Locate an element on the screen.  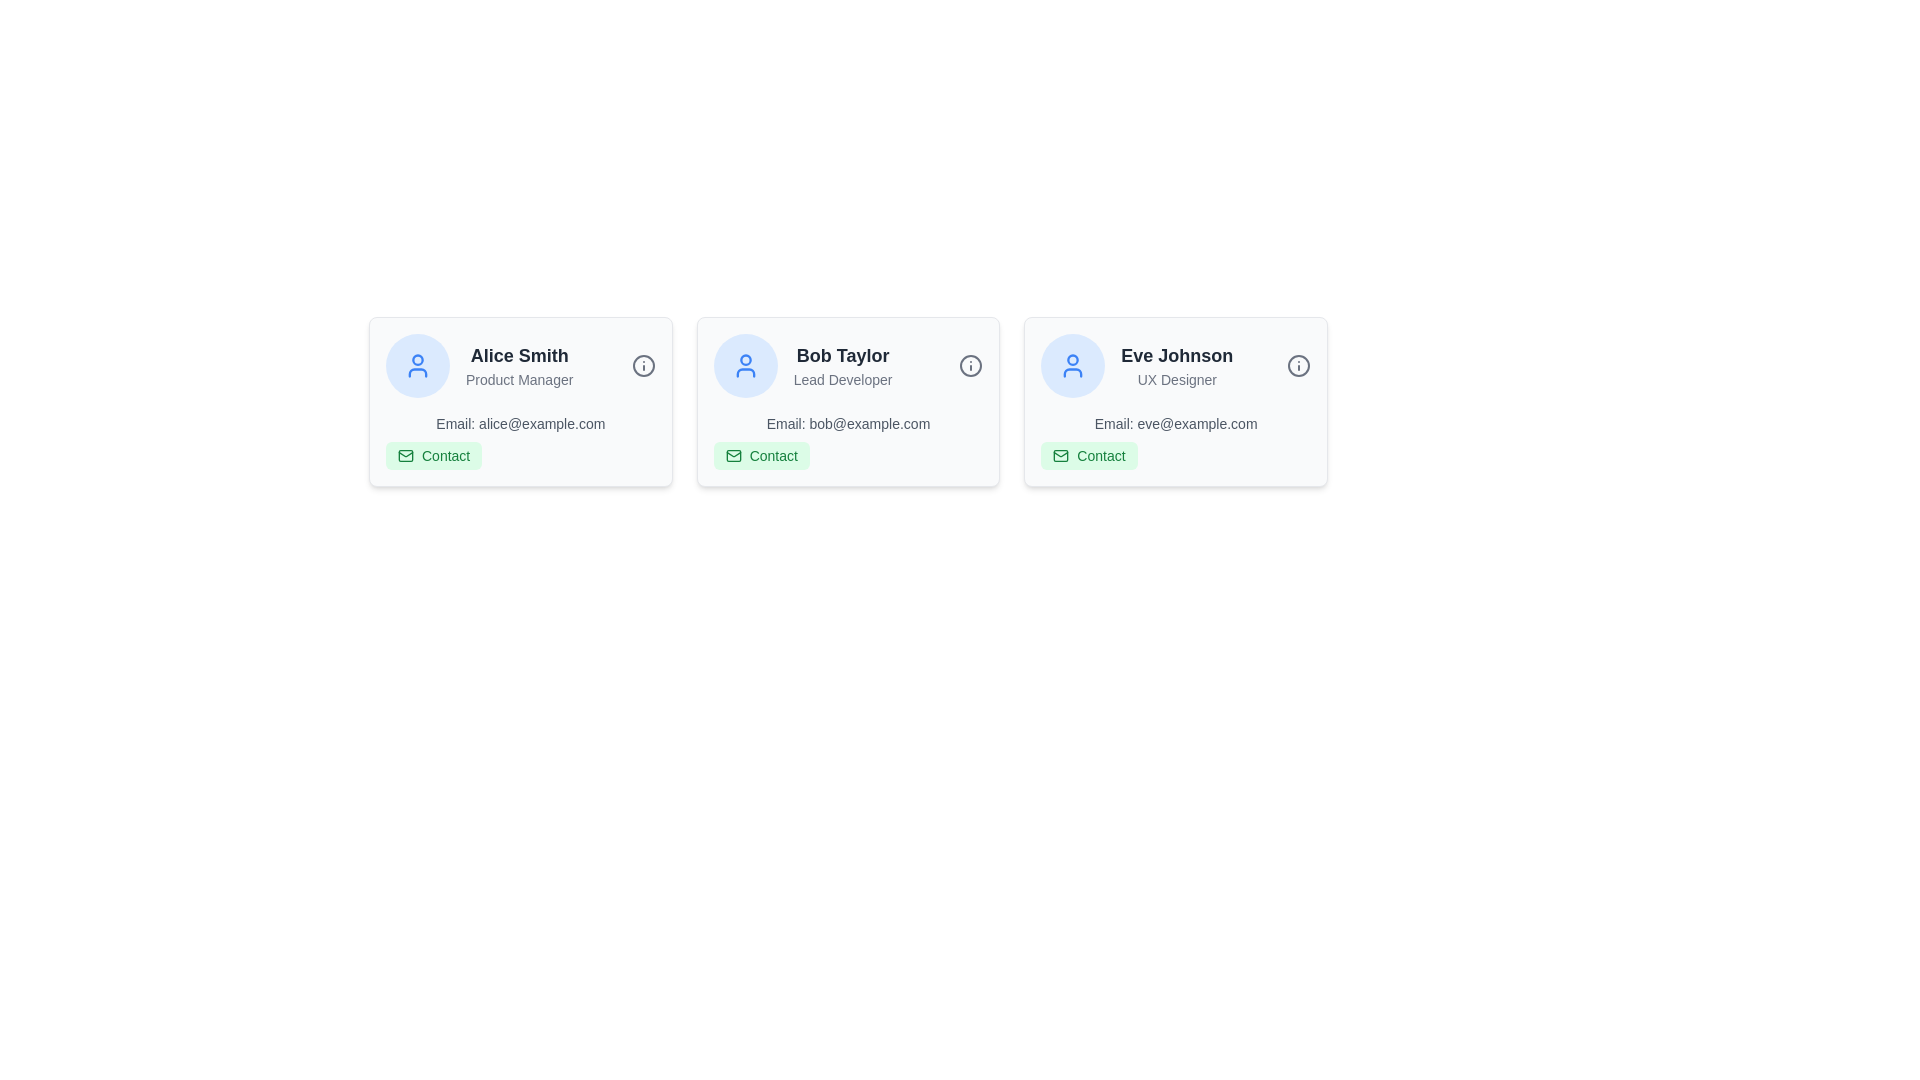
the SVG circle element that is a light gray filled circular shape in the top-right corner of the rightmost card associated with 'Eve Johnson' is located at coordinates (1299, 366).